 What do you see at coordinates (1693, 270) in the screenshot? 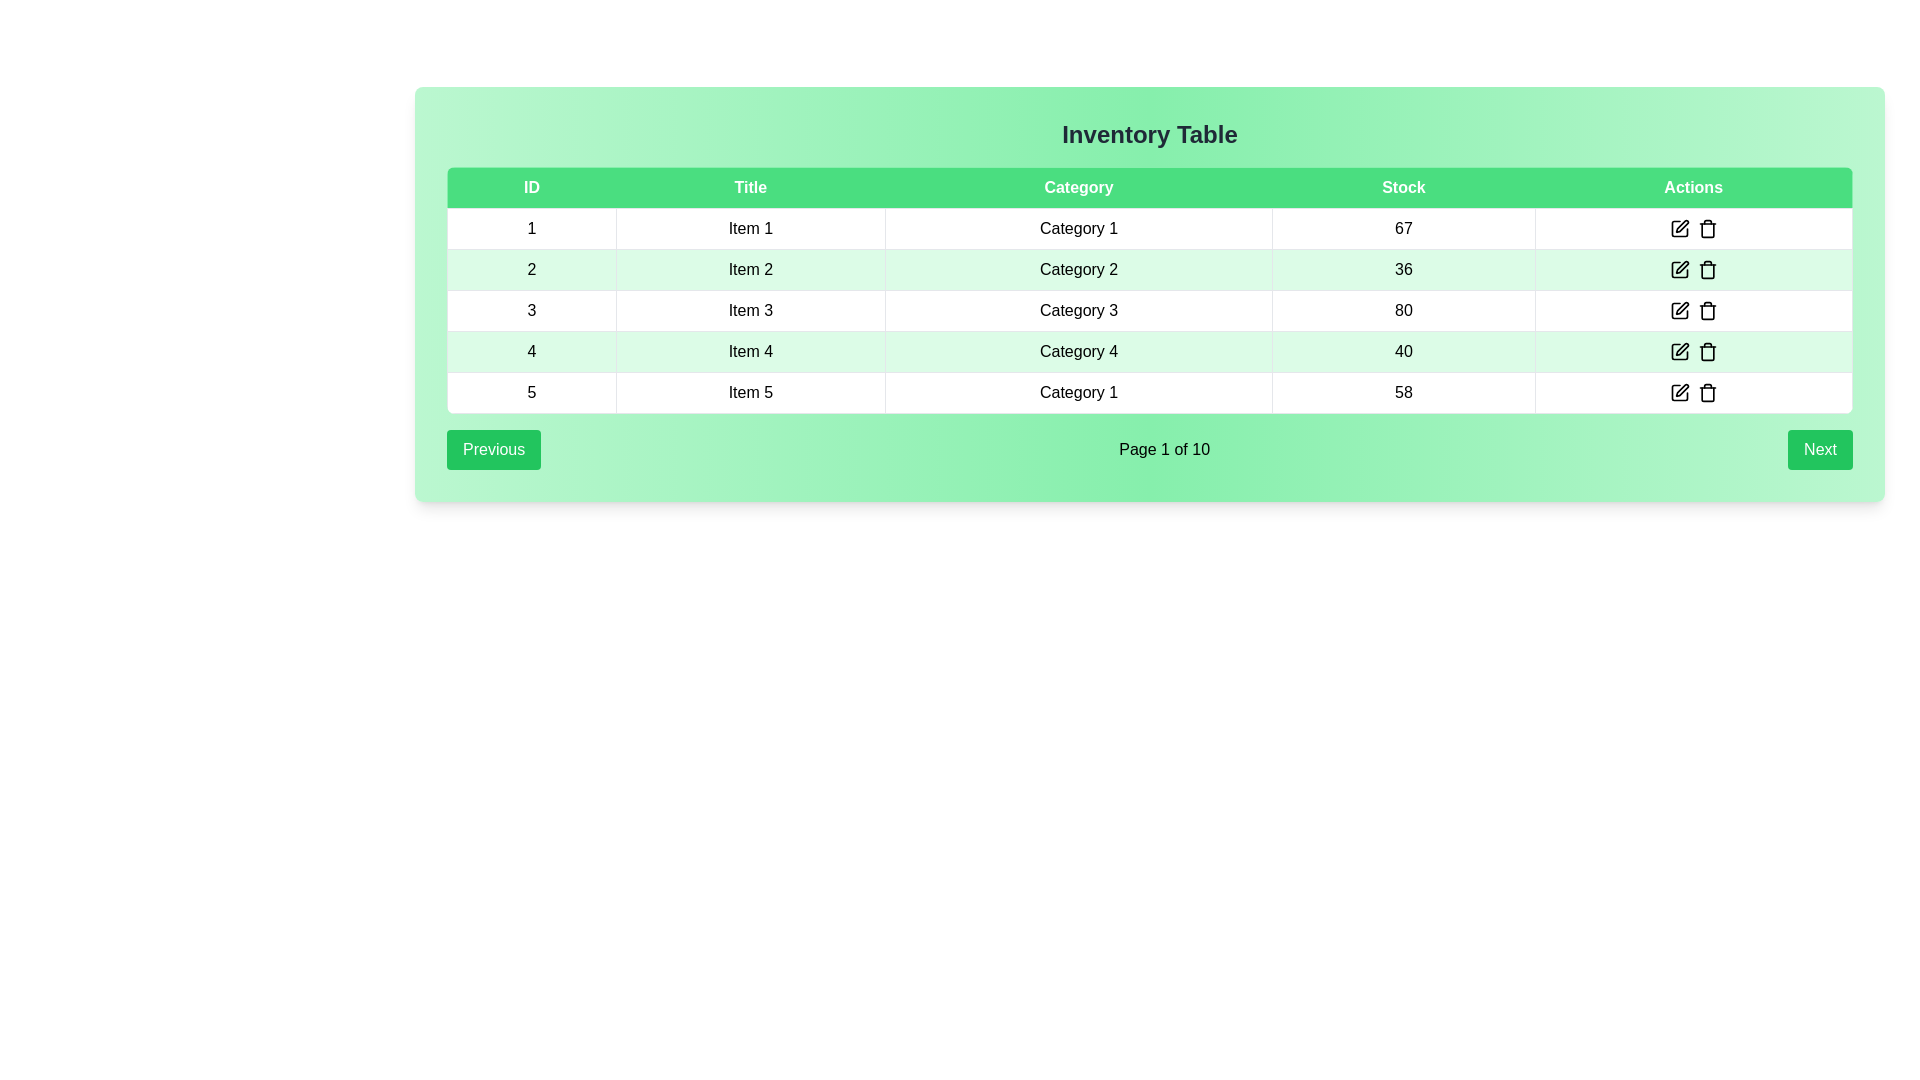
I see `the delete icon in the Actions column of the row labeled 'Item 2' with a stock value of '36'` at bounding box center [1693, 270].